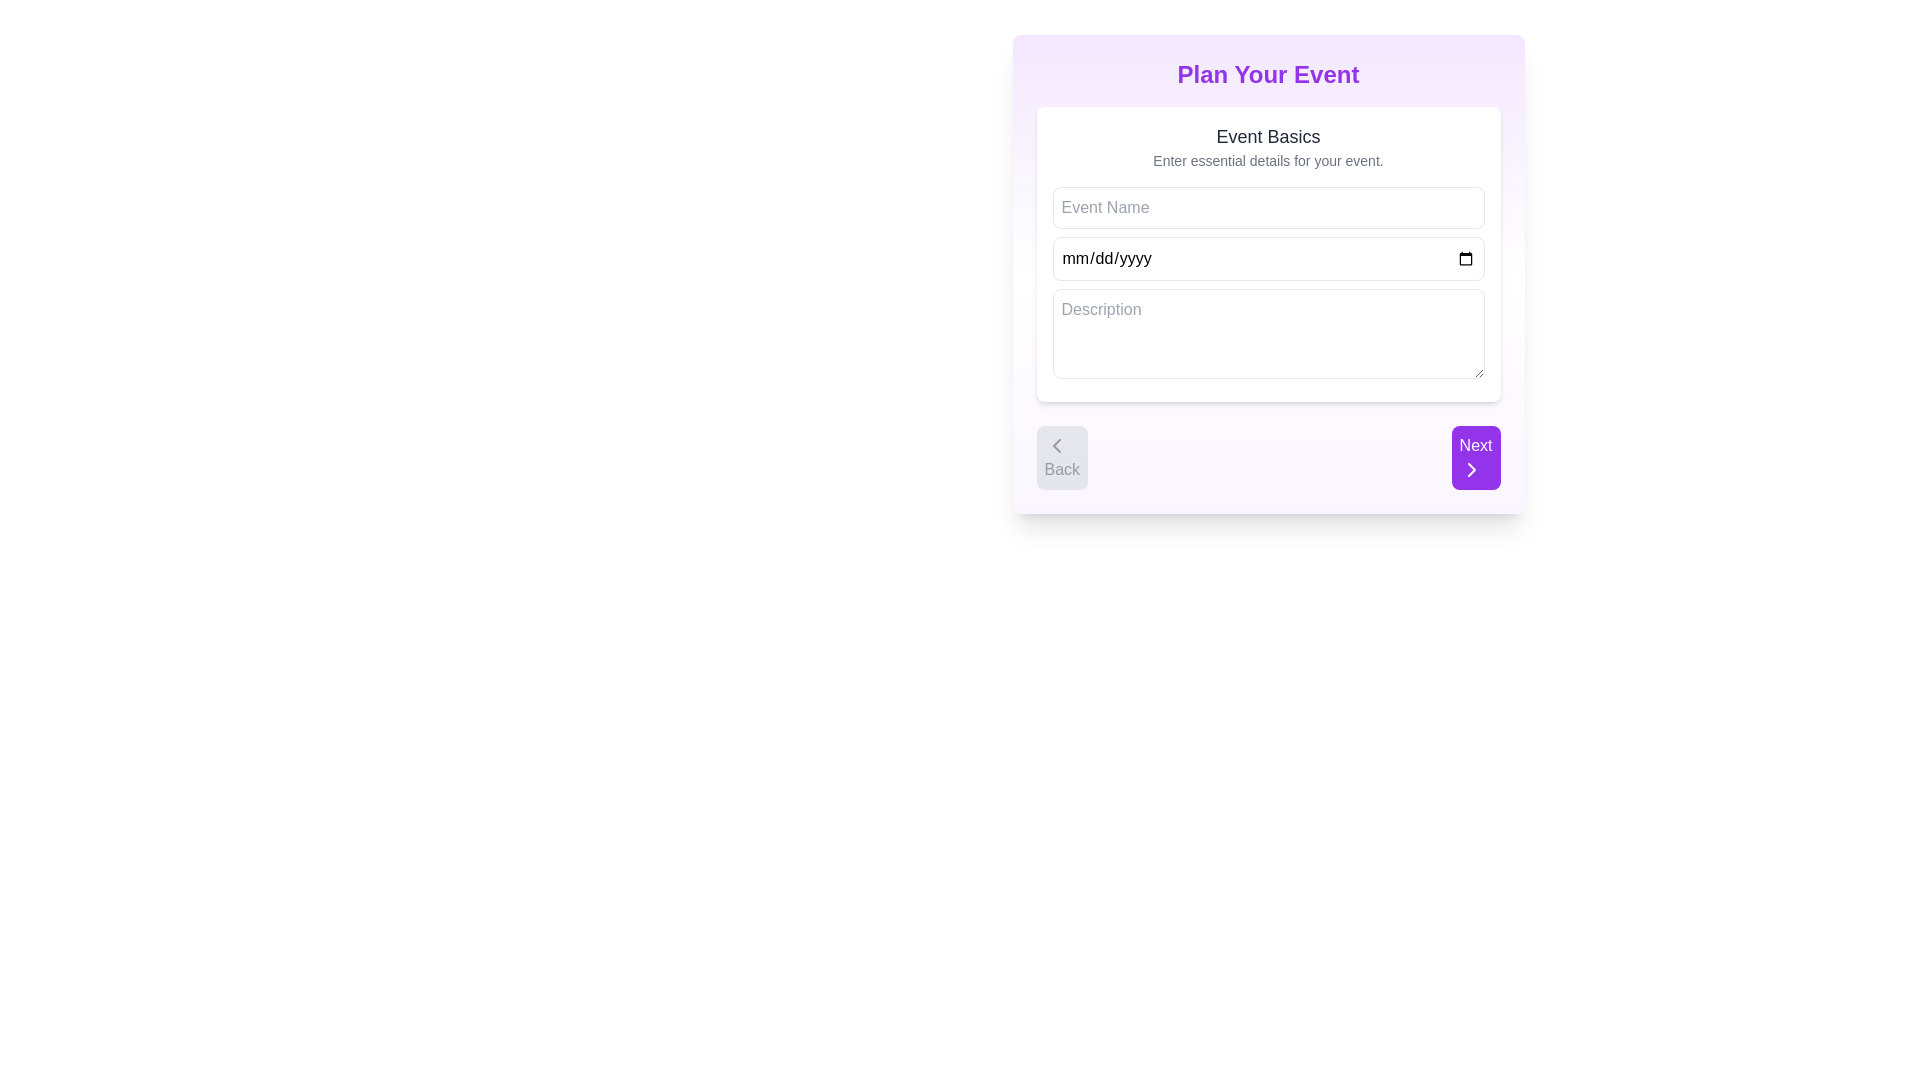 Image resolution: width=1920 pixels, height=1080 pixels. What do you see at coordinates (1055, 445) in the screenshot?
I see `the left-pointing chevron icon within the 'Back' button located at the bottom left corner of the 'Plan Your Event' section` at bounding box center [1055, 445].